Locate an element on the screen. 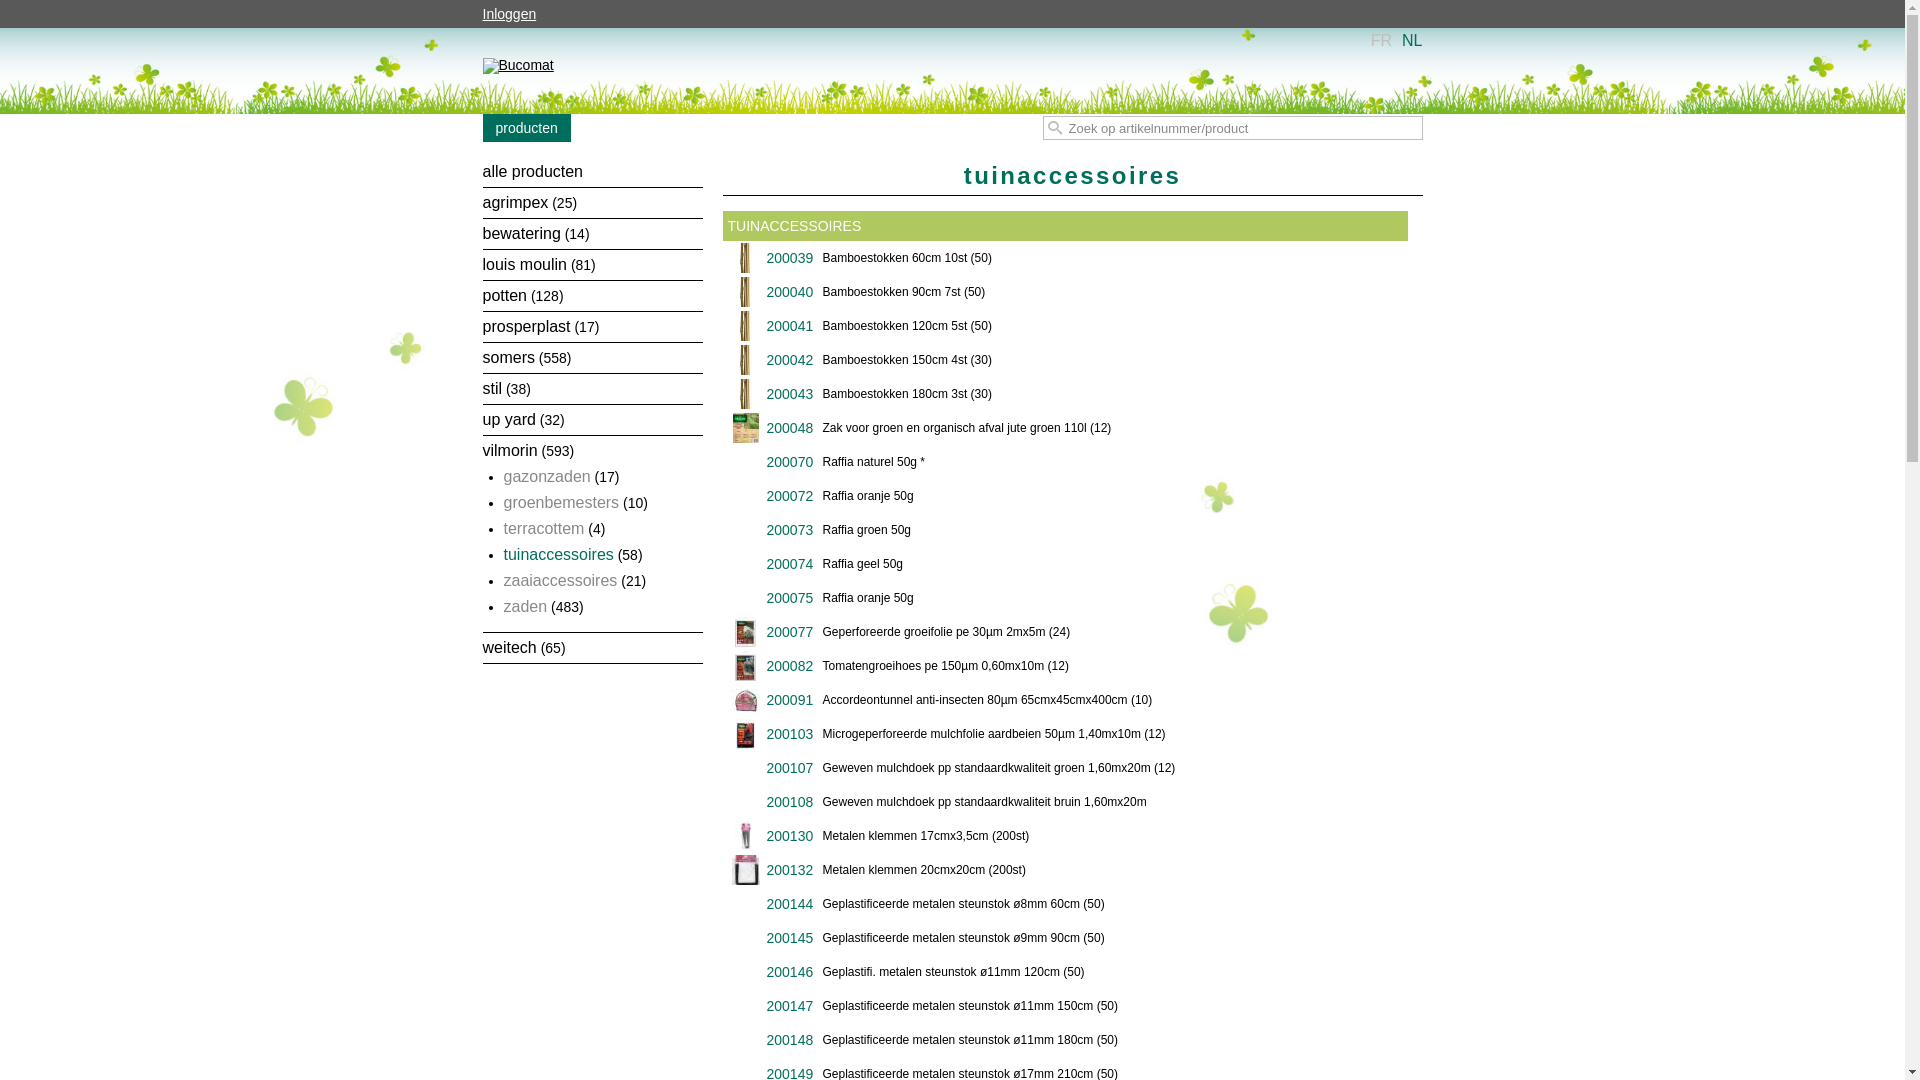  'bewatering' is located at coordinates (521, 232).